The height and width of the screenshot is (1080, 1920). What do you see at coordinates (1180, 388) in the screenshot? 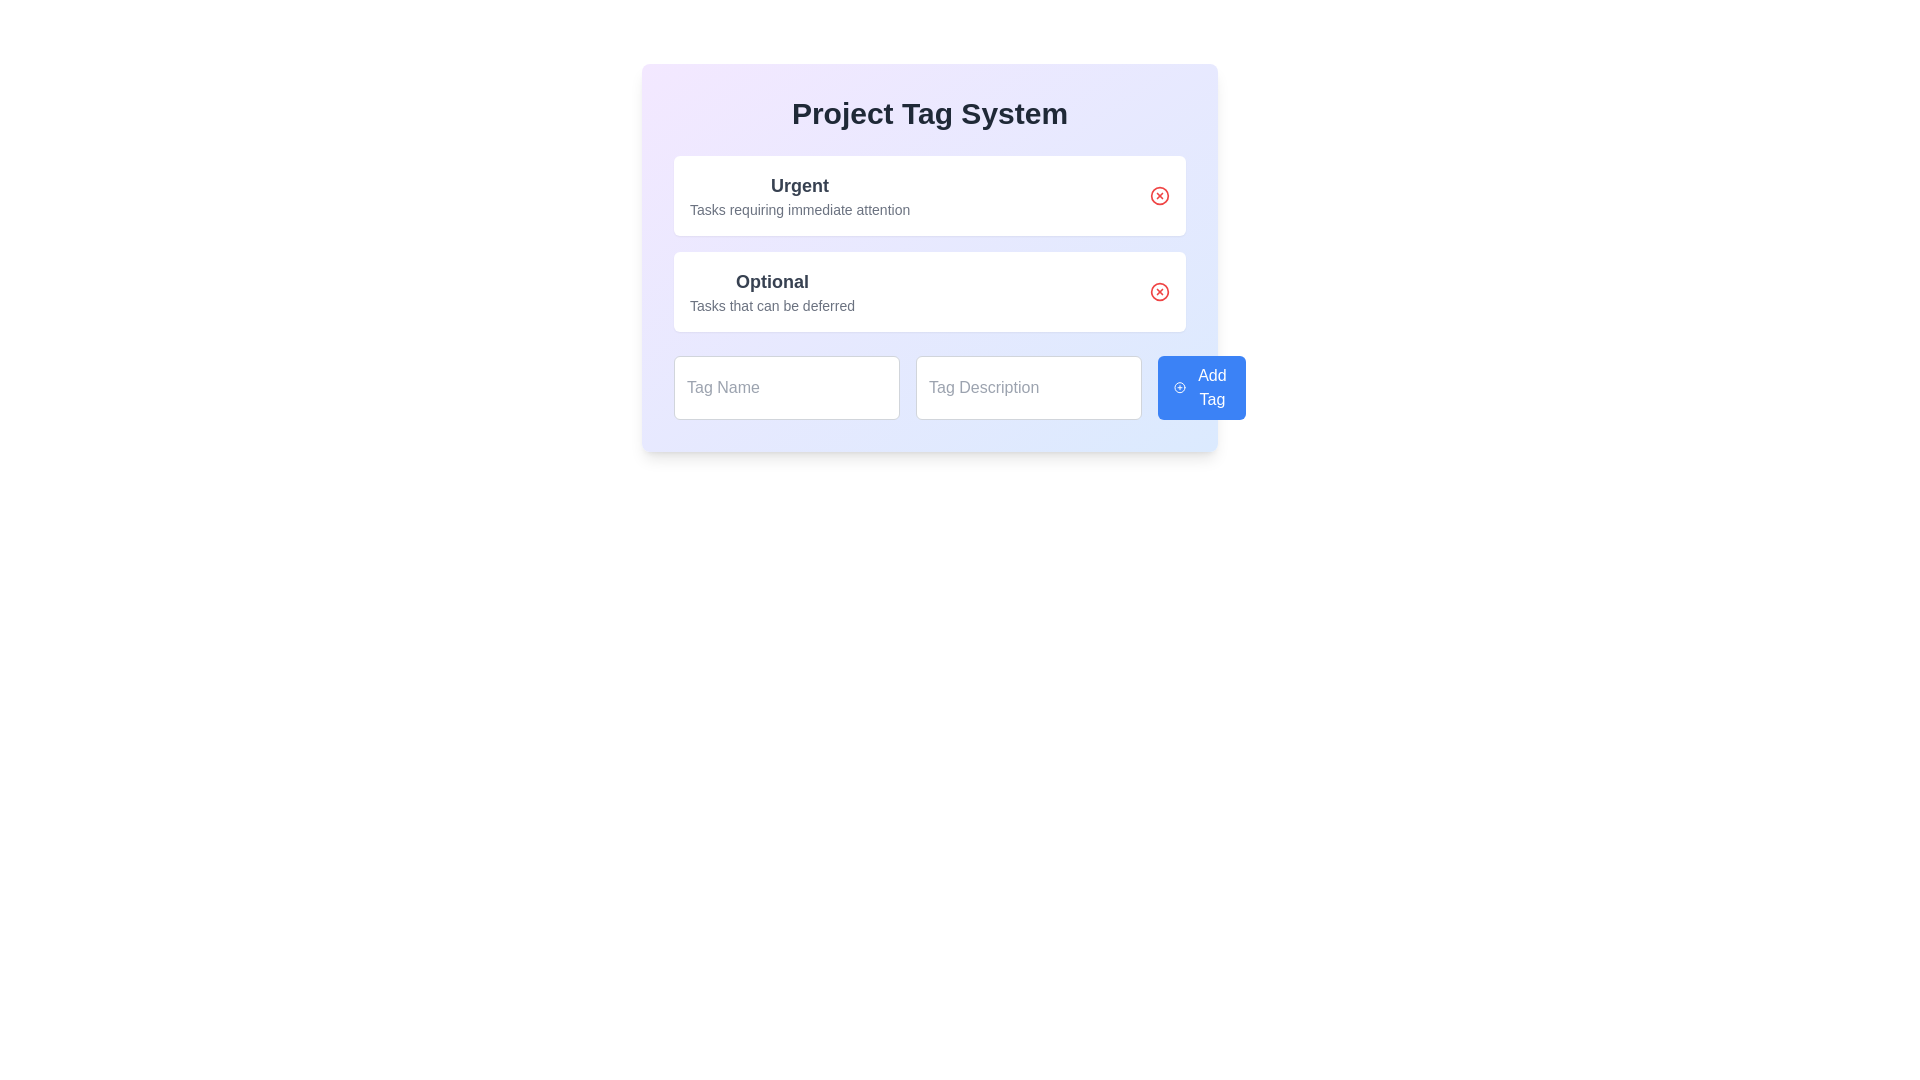
I see `the circular icon with a plus symbol inside, which has a blue background and is part of the 'Add Tag' button located to the right of the input fields` at bounding box center [1180, 388].